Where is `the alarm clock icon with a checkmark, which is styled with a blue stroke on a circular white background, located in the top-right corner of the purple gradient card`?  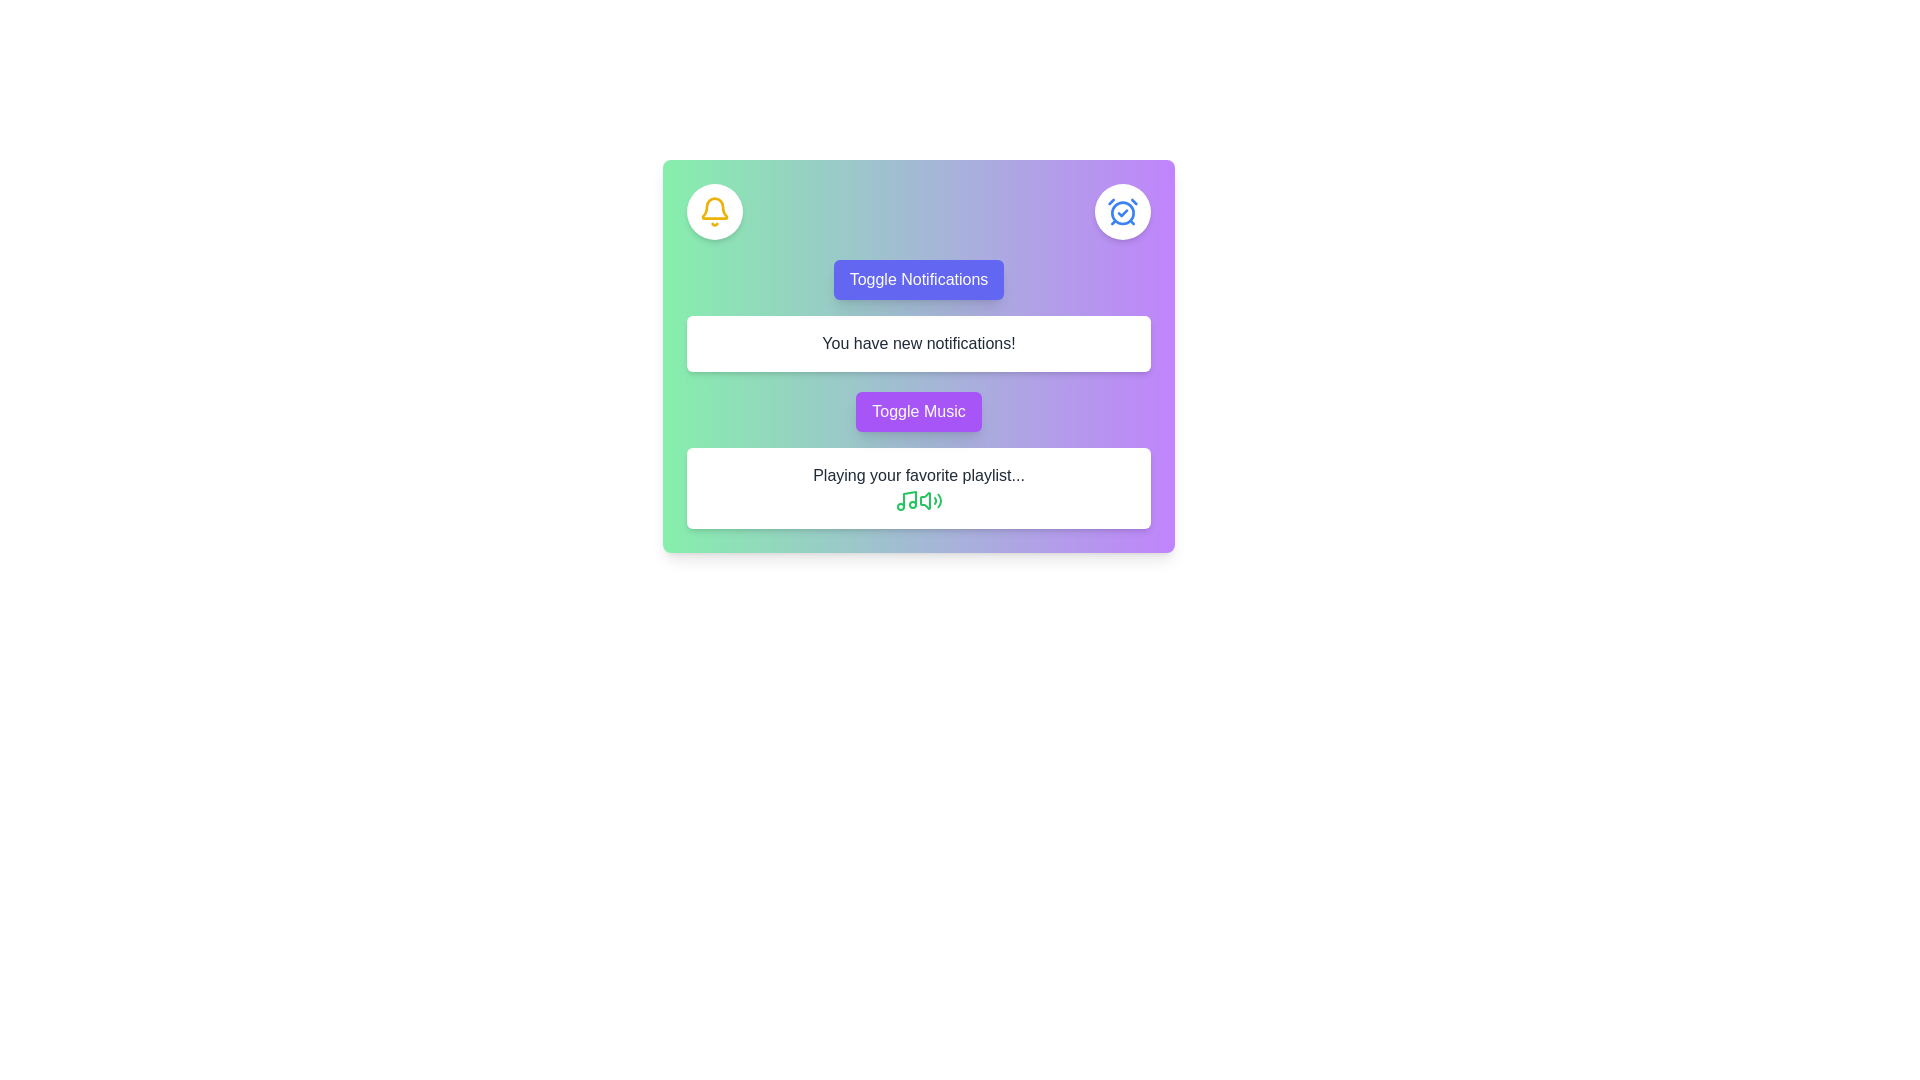 the alarm clock icon with a checkmark, which is styled with a blue stroke on a circular white background, located in the top-right corner of the purple gradient card is located at coordinates (1123, 212).